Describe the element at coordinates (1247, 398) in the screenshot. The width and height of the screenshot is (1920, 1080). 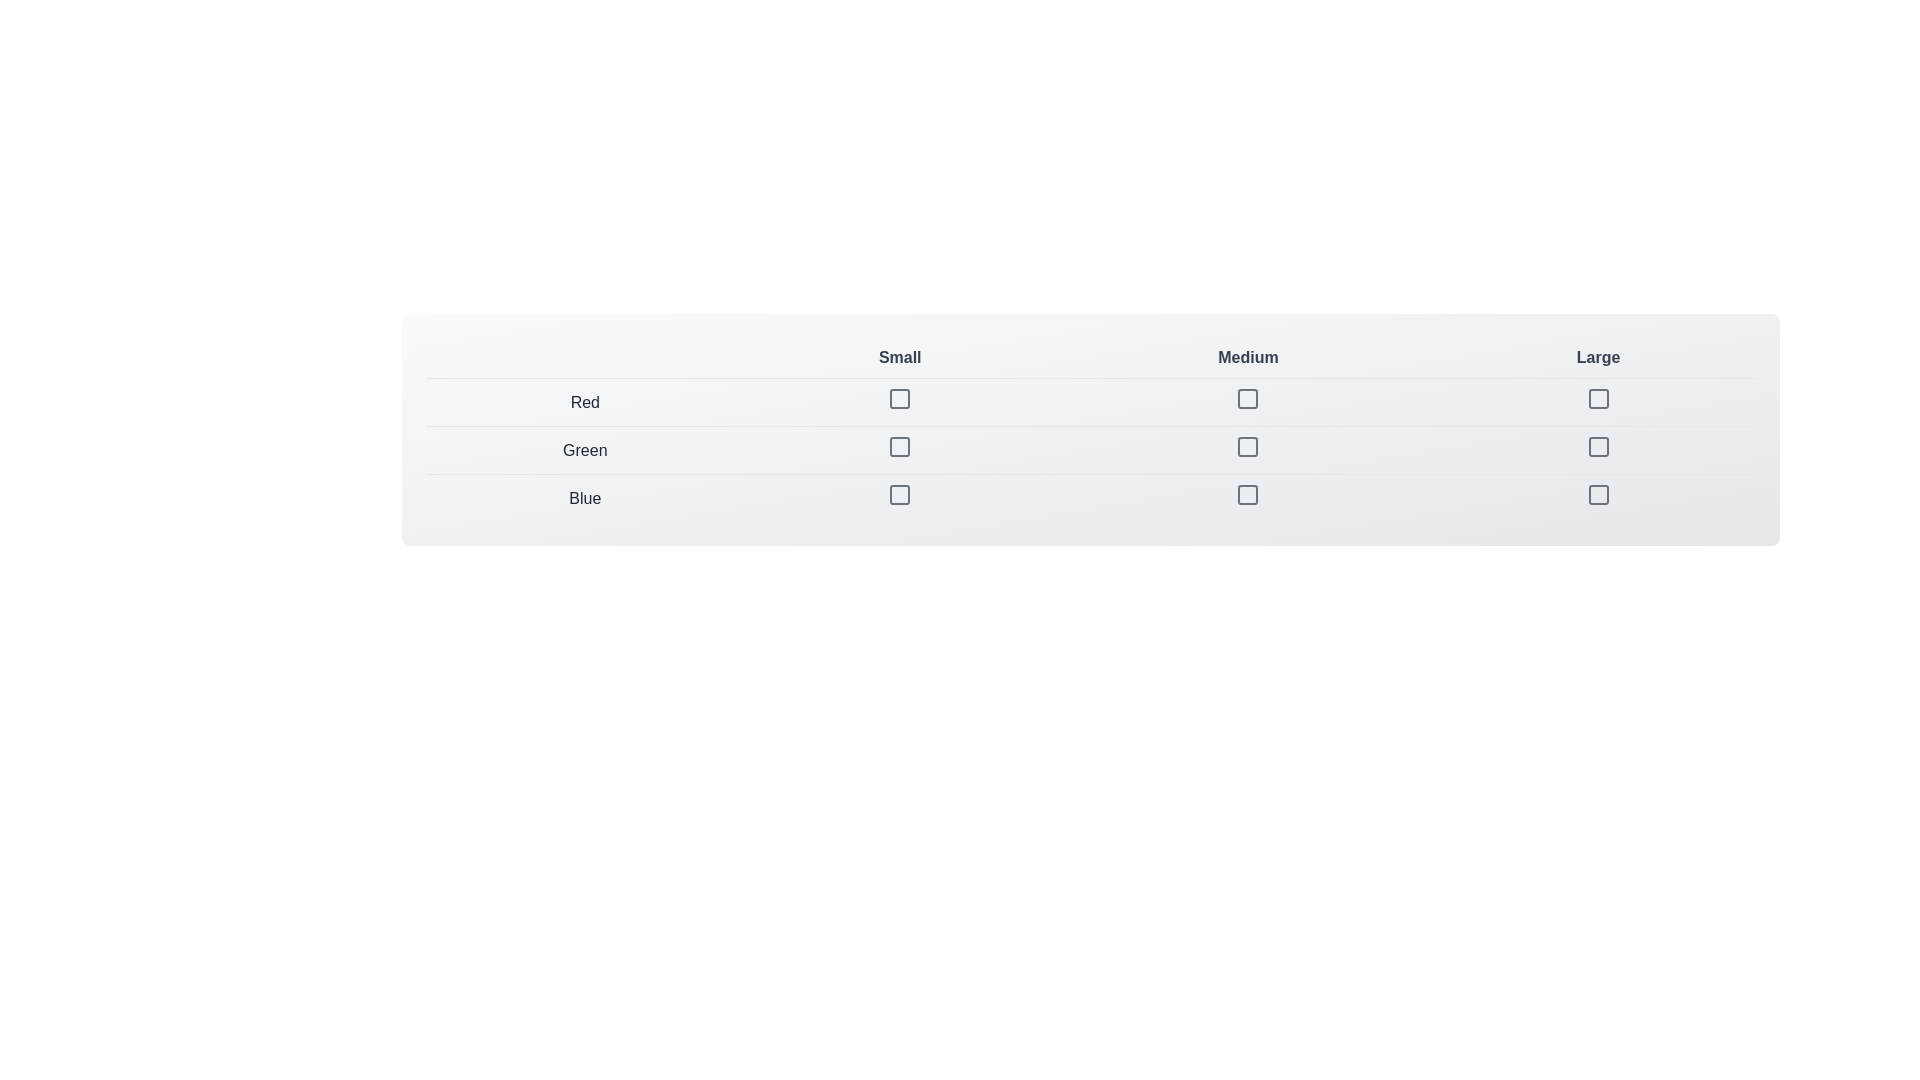
I see `the checkbox for selecting the 'Medium' size option in the 'Red' color category, located in the second column and first row of the table` at that location.